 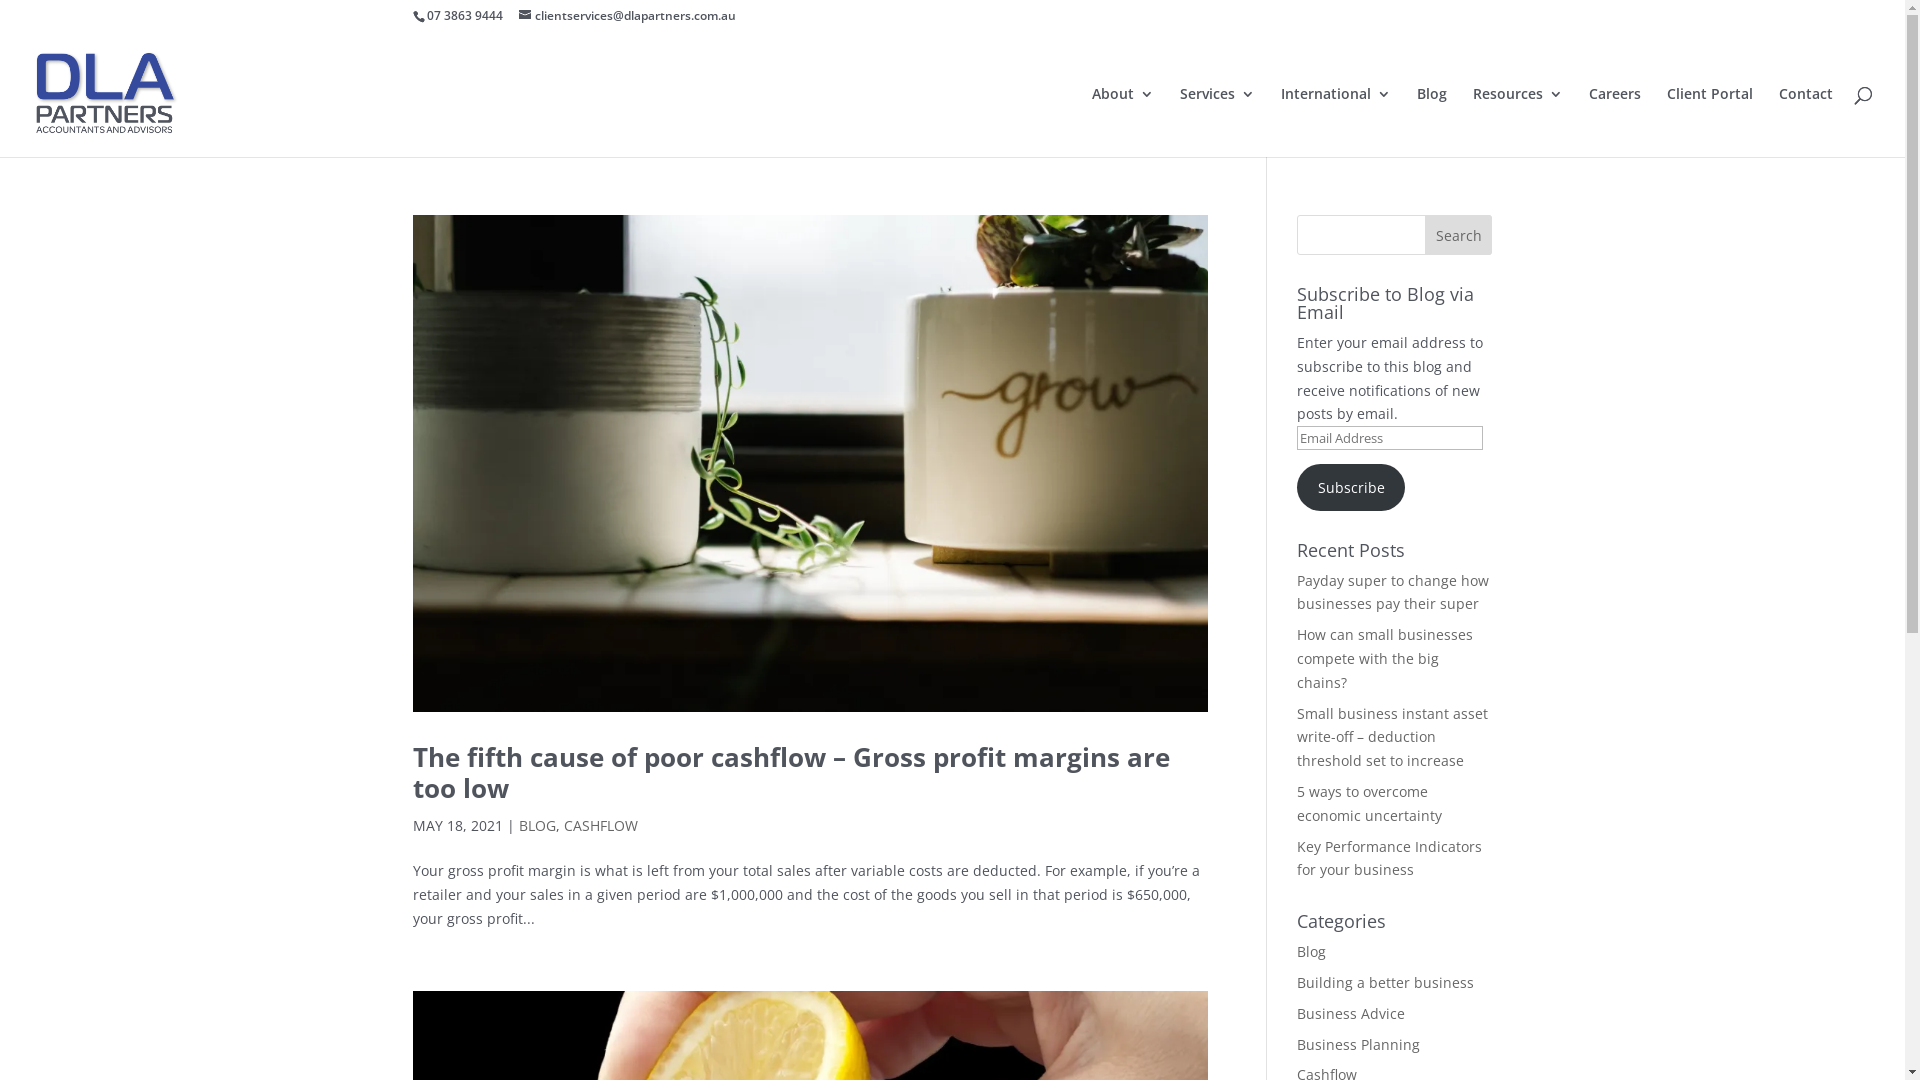 What do you see at coordinates (1459, 234) in the screenshot?
I see `'Search'` at bounding box center [1459, 234].